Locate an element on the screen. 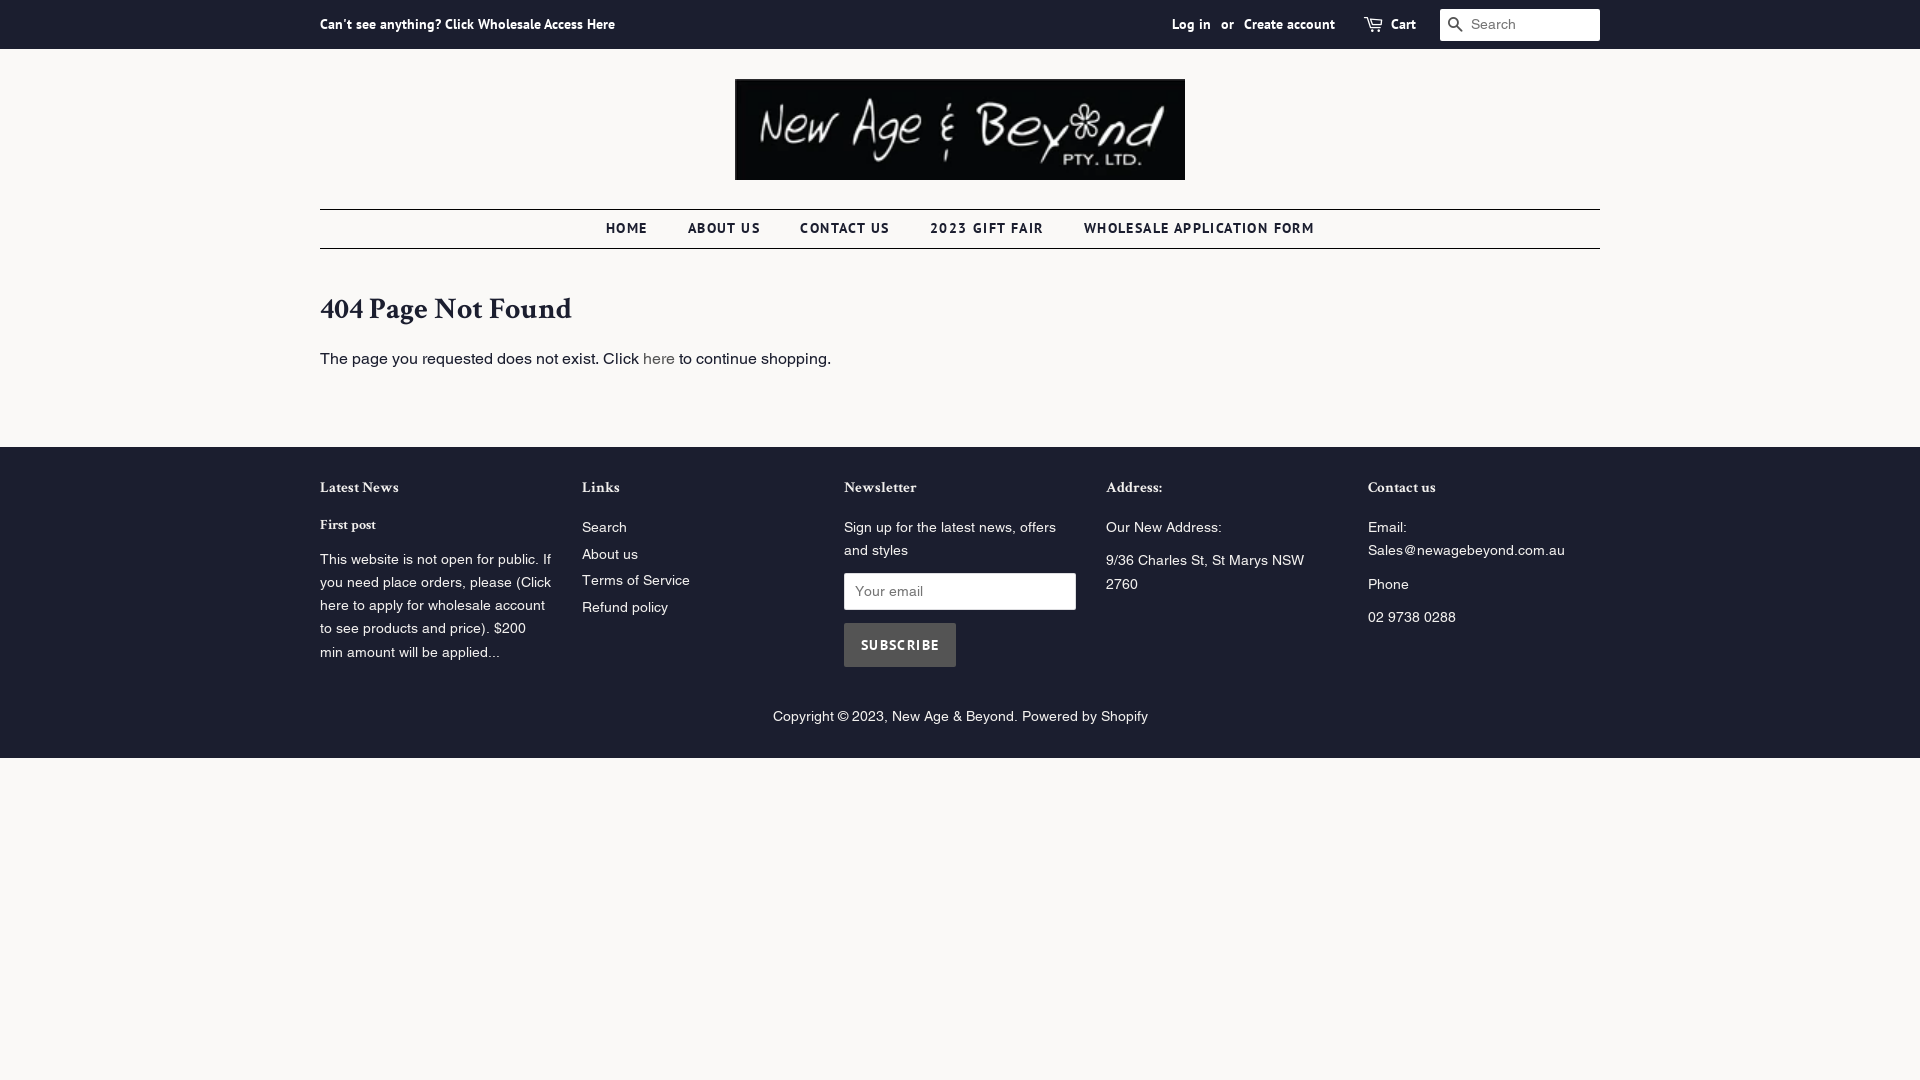 Image resolution: width=1920 pixels, height=1080 pixels. 'Can't see anything? Click Wholesale Access Here' is located at coordinates (466, 23).